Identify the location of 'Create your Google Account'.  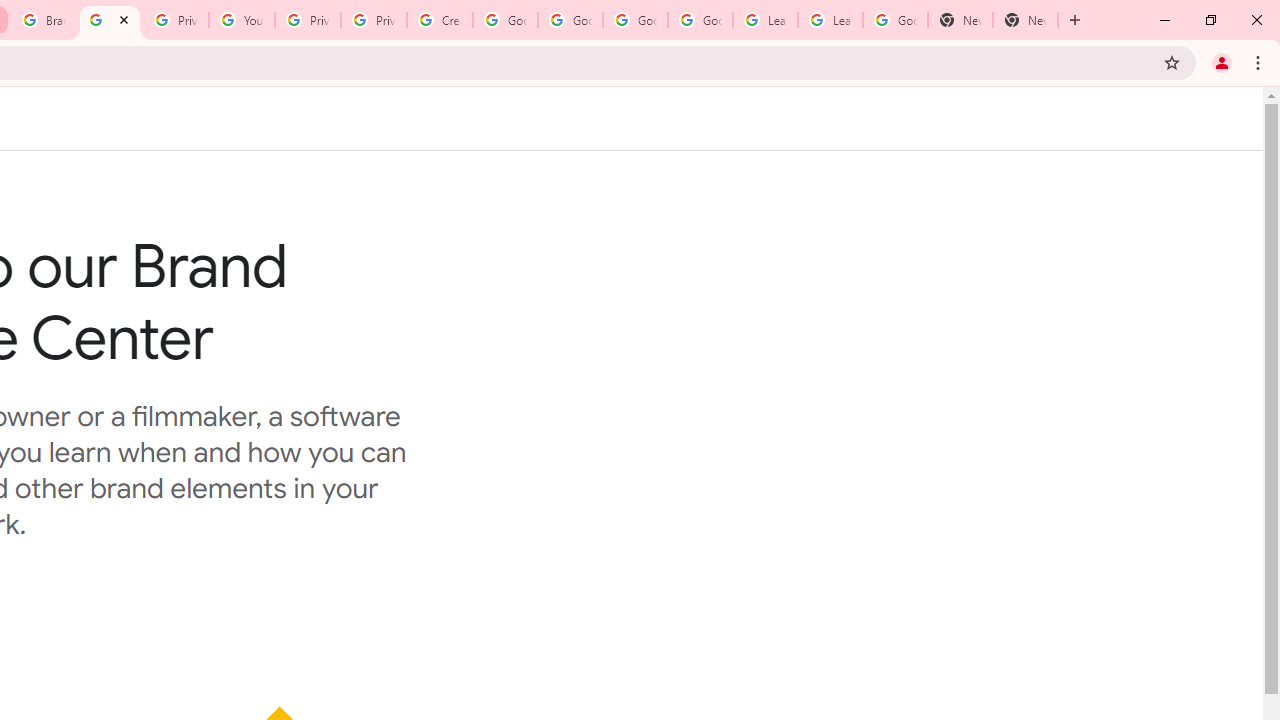
(439, 20).